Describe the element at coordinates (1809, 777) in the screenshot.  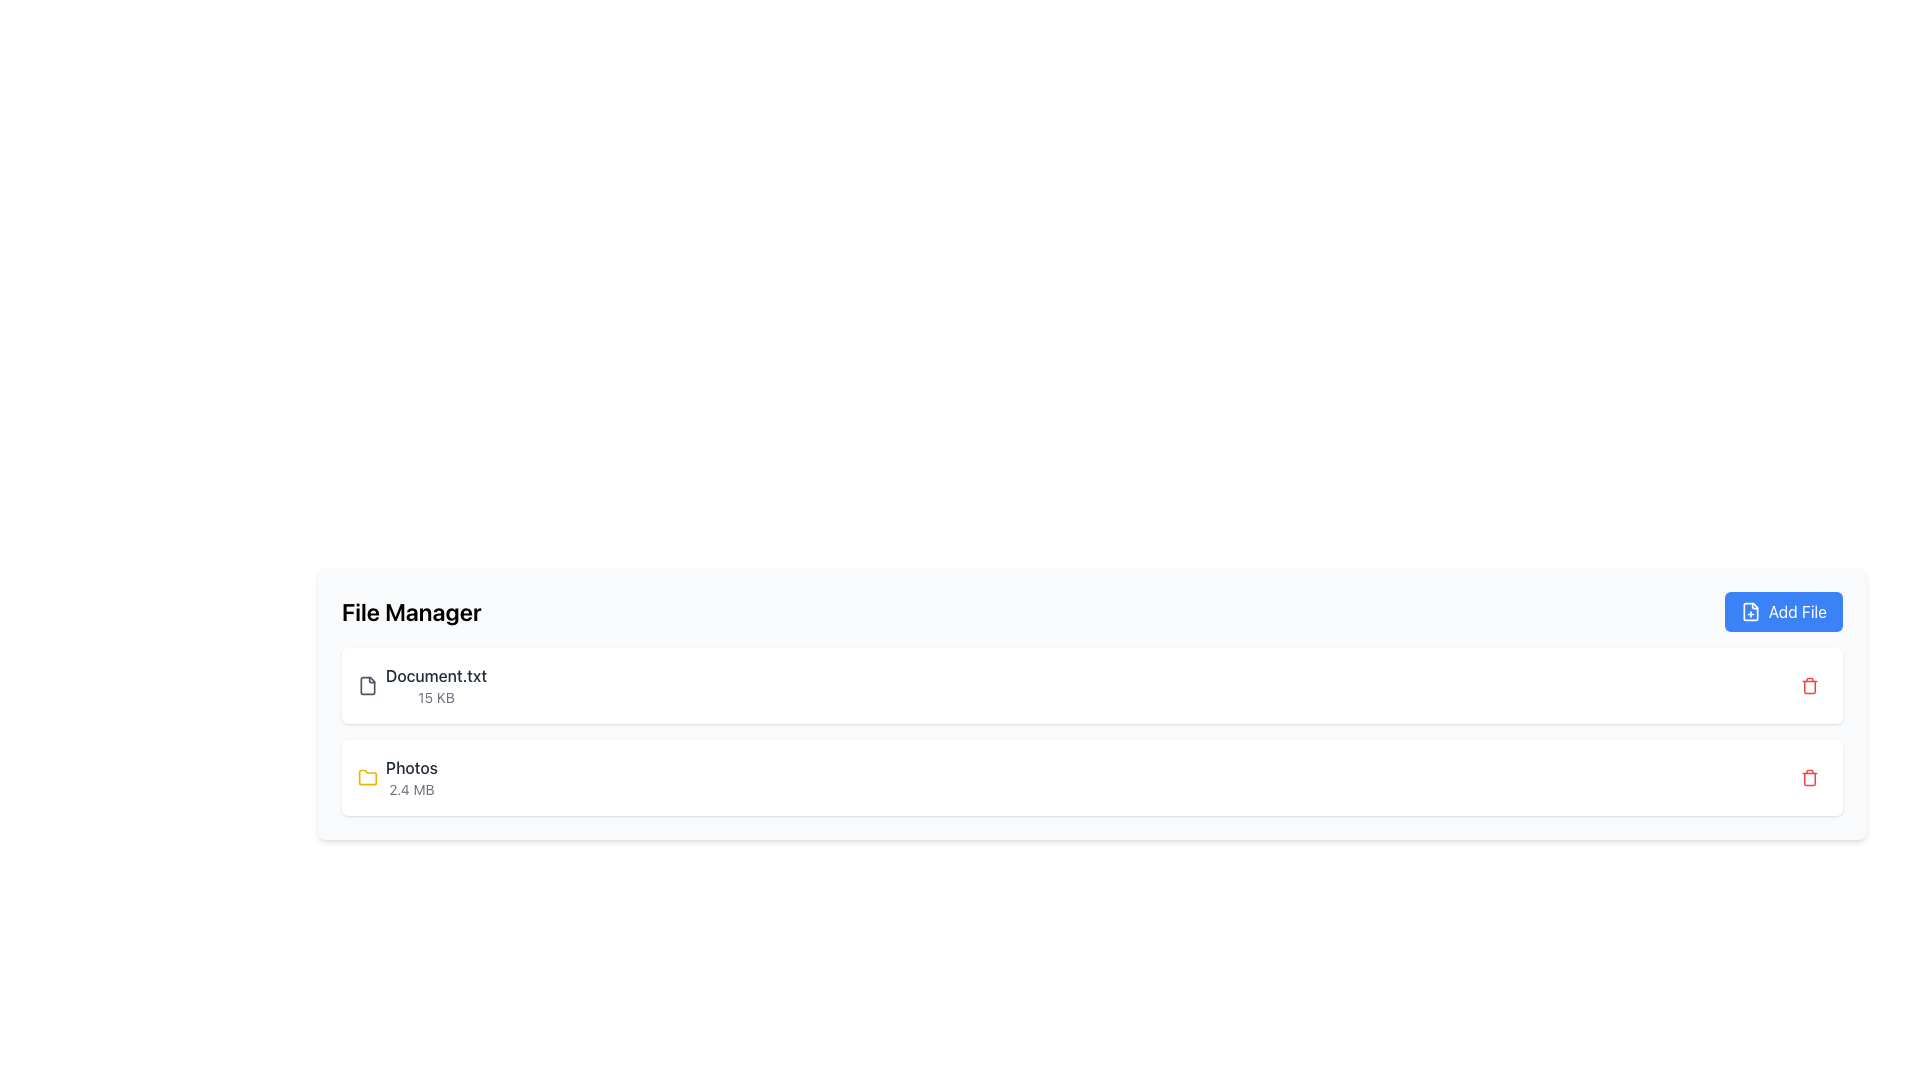
I see `the red-colored trash bin icon that represents the delete action for the Photos folder, located at the far right of the row displaying its size of 2.4 MB` at that location.